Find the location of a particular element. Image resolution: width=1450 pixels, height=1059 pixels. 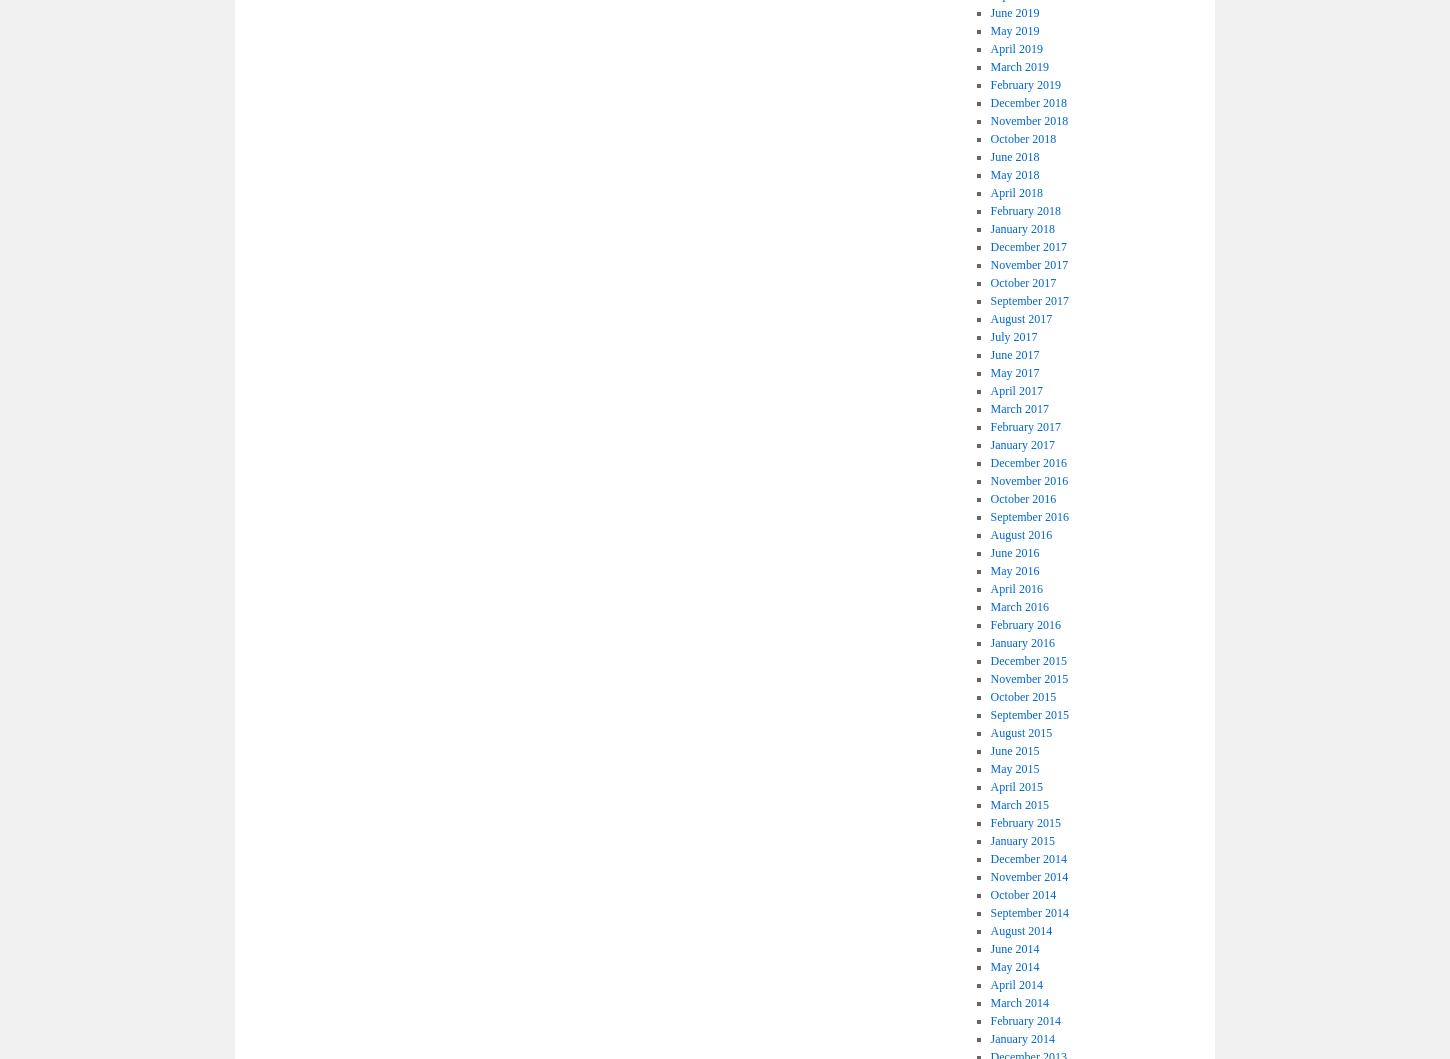

'August 2014' is located at coordinates (1020, 930).